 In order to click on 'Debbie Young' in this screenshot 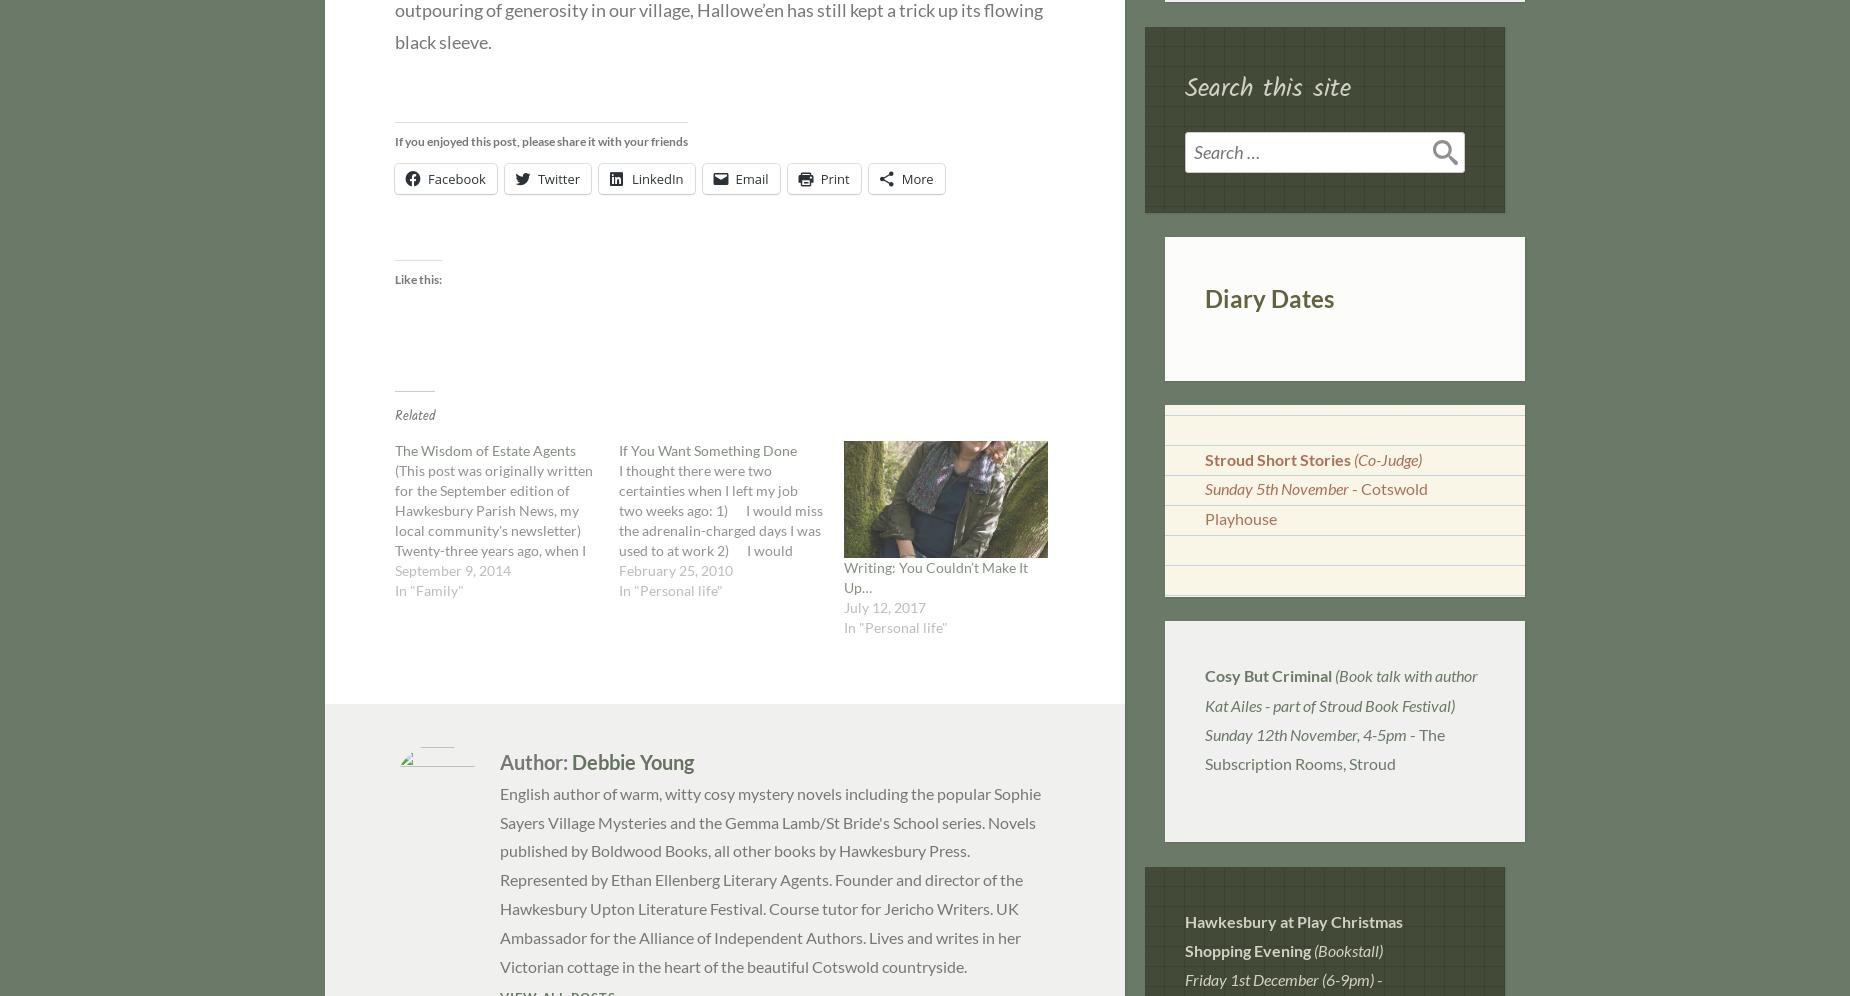, I will do `click(633, 761)`.